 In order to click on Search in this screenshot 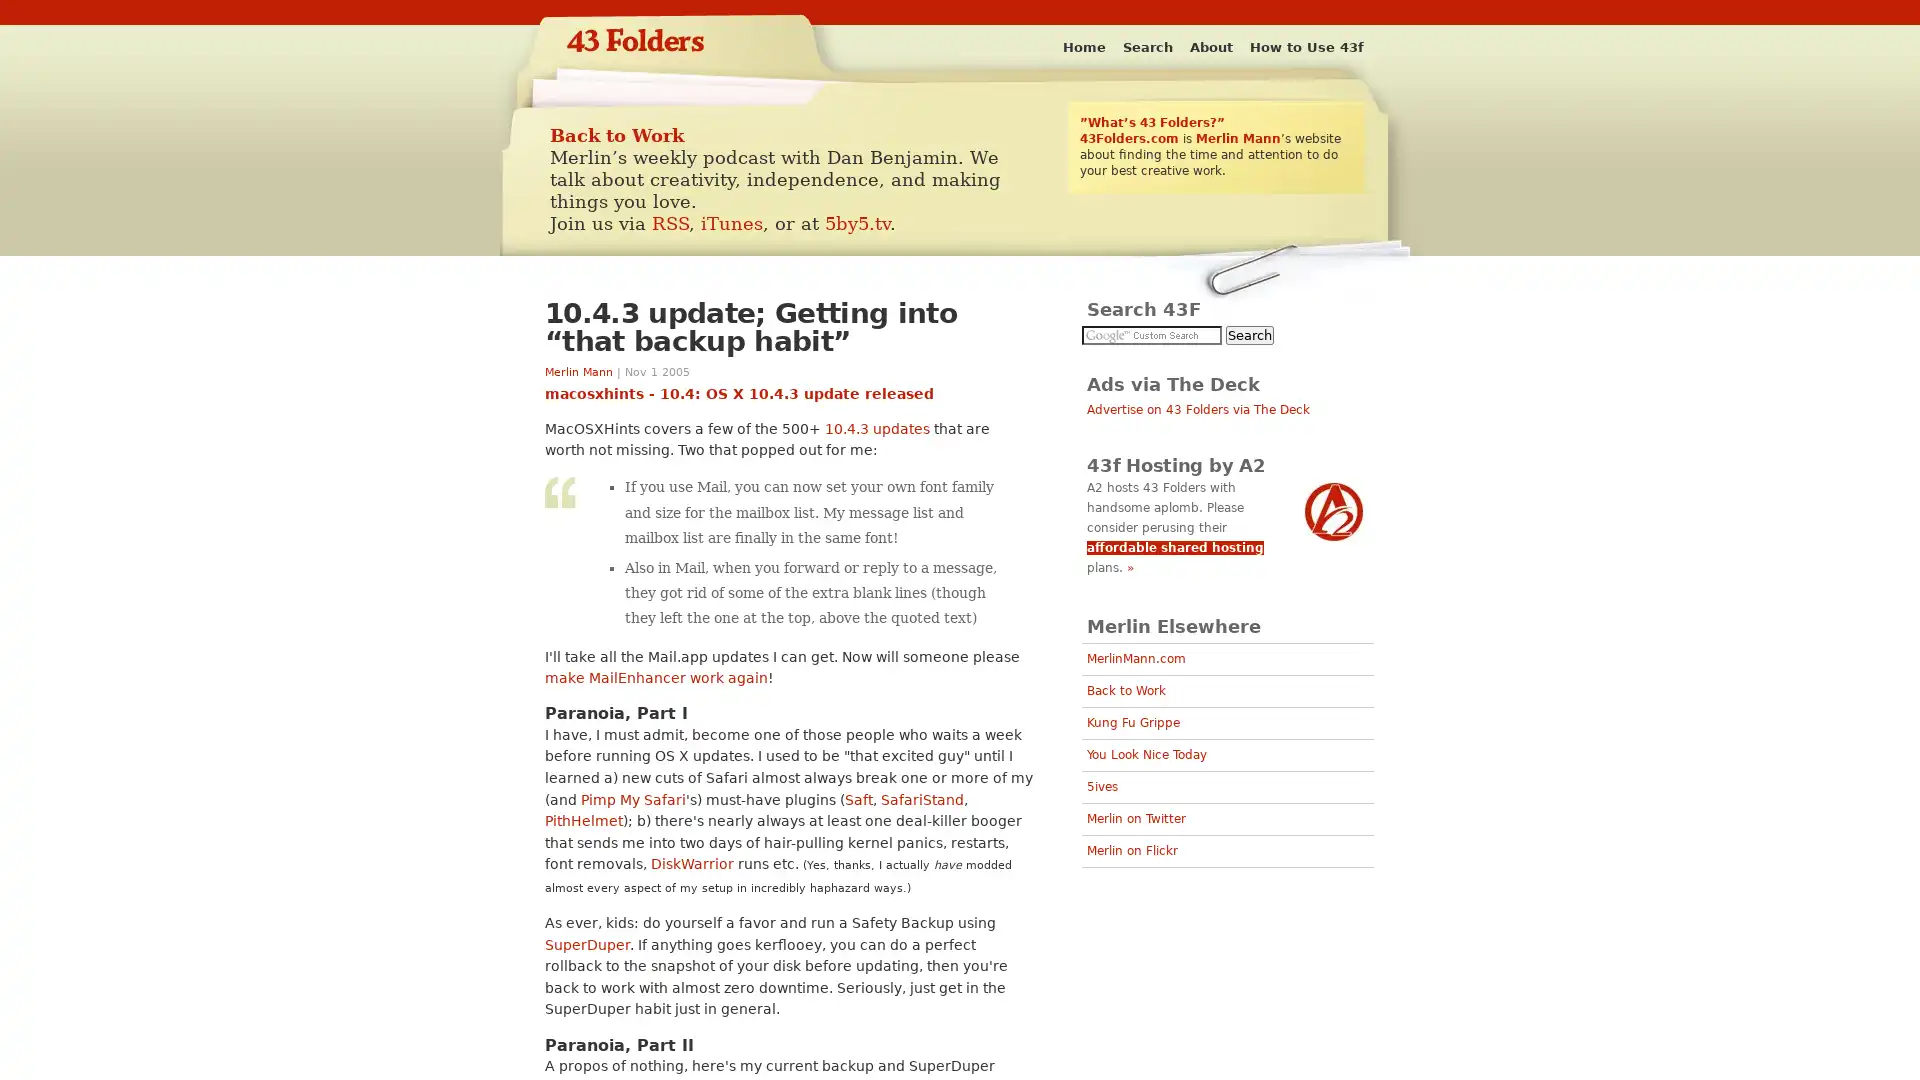, I will do `click(1248, 334)`.